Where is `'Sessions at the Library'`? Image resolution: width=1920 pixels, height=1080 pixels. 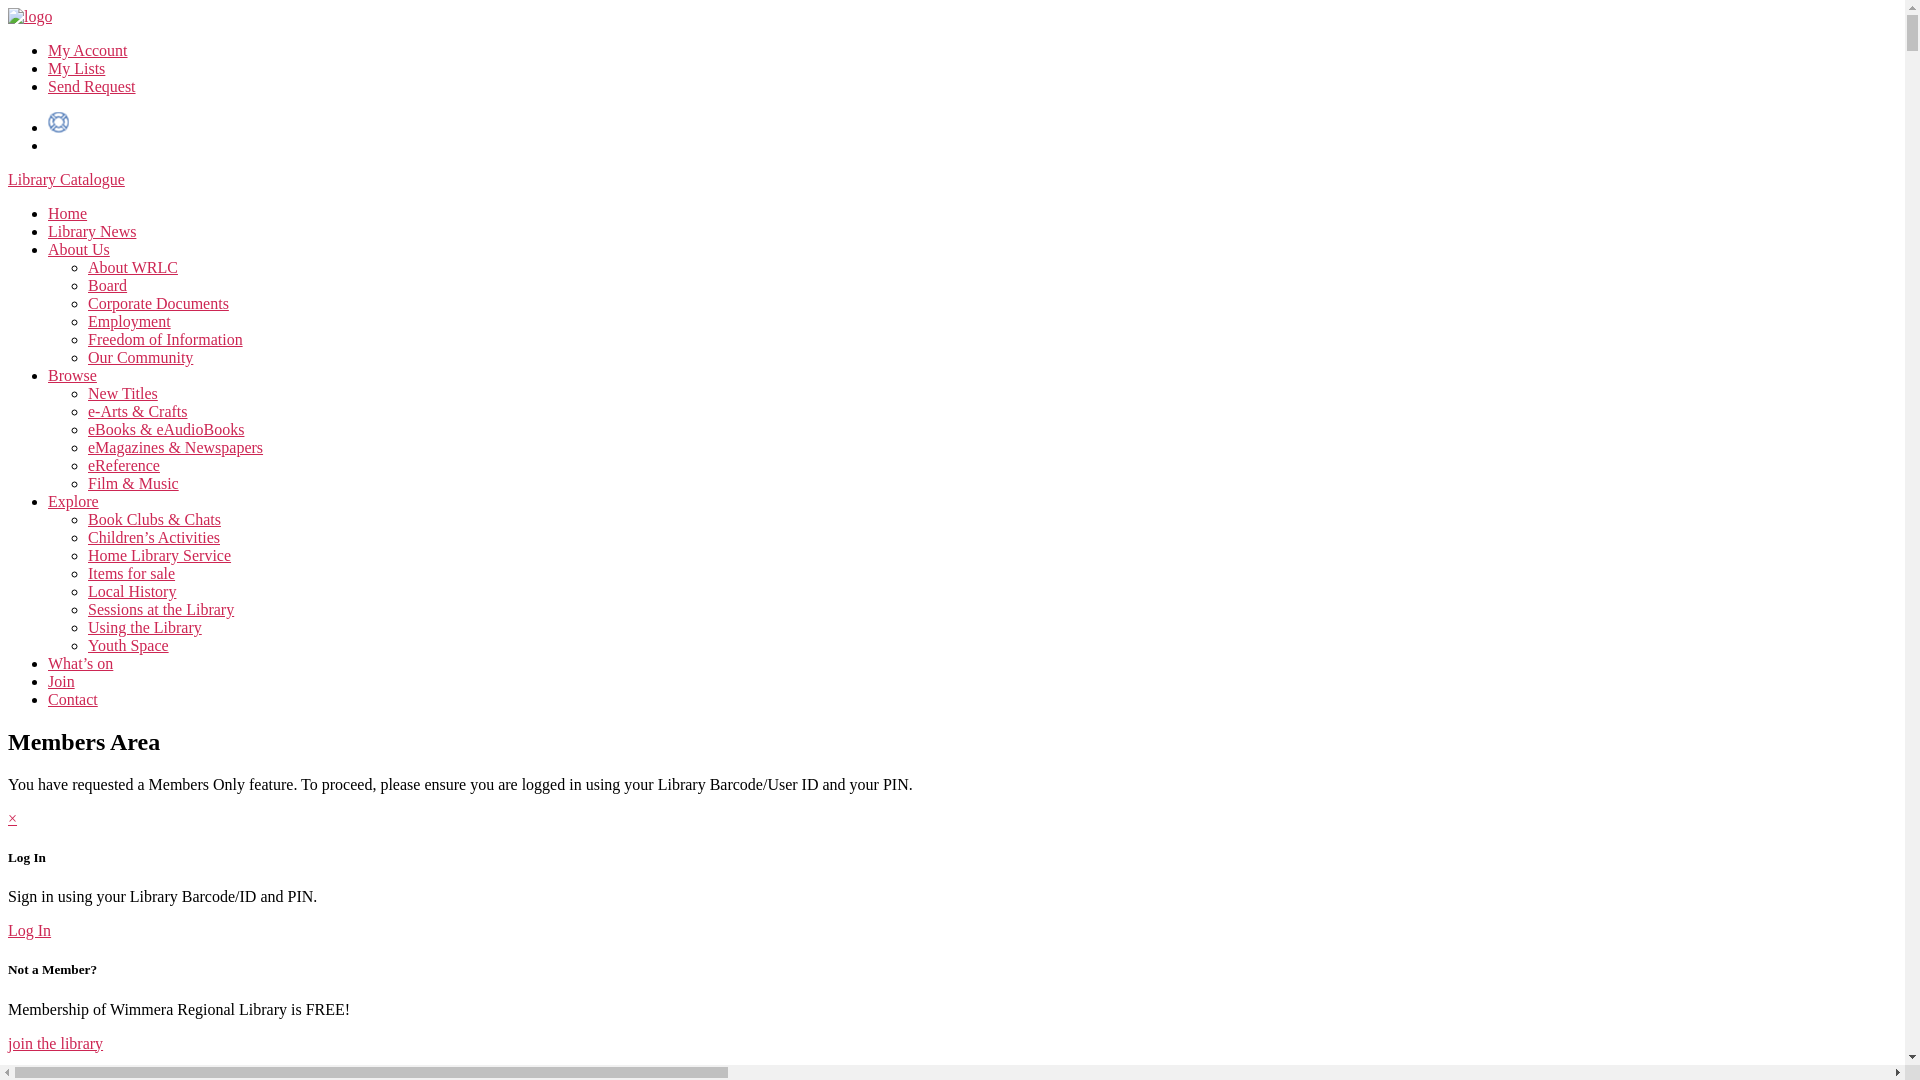 'Sessions at the Library' is located at coordinates (86, 608).